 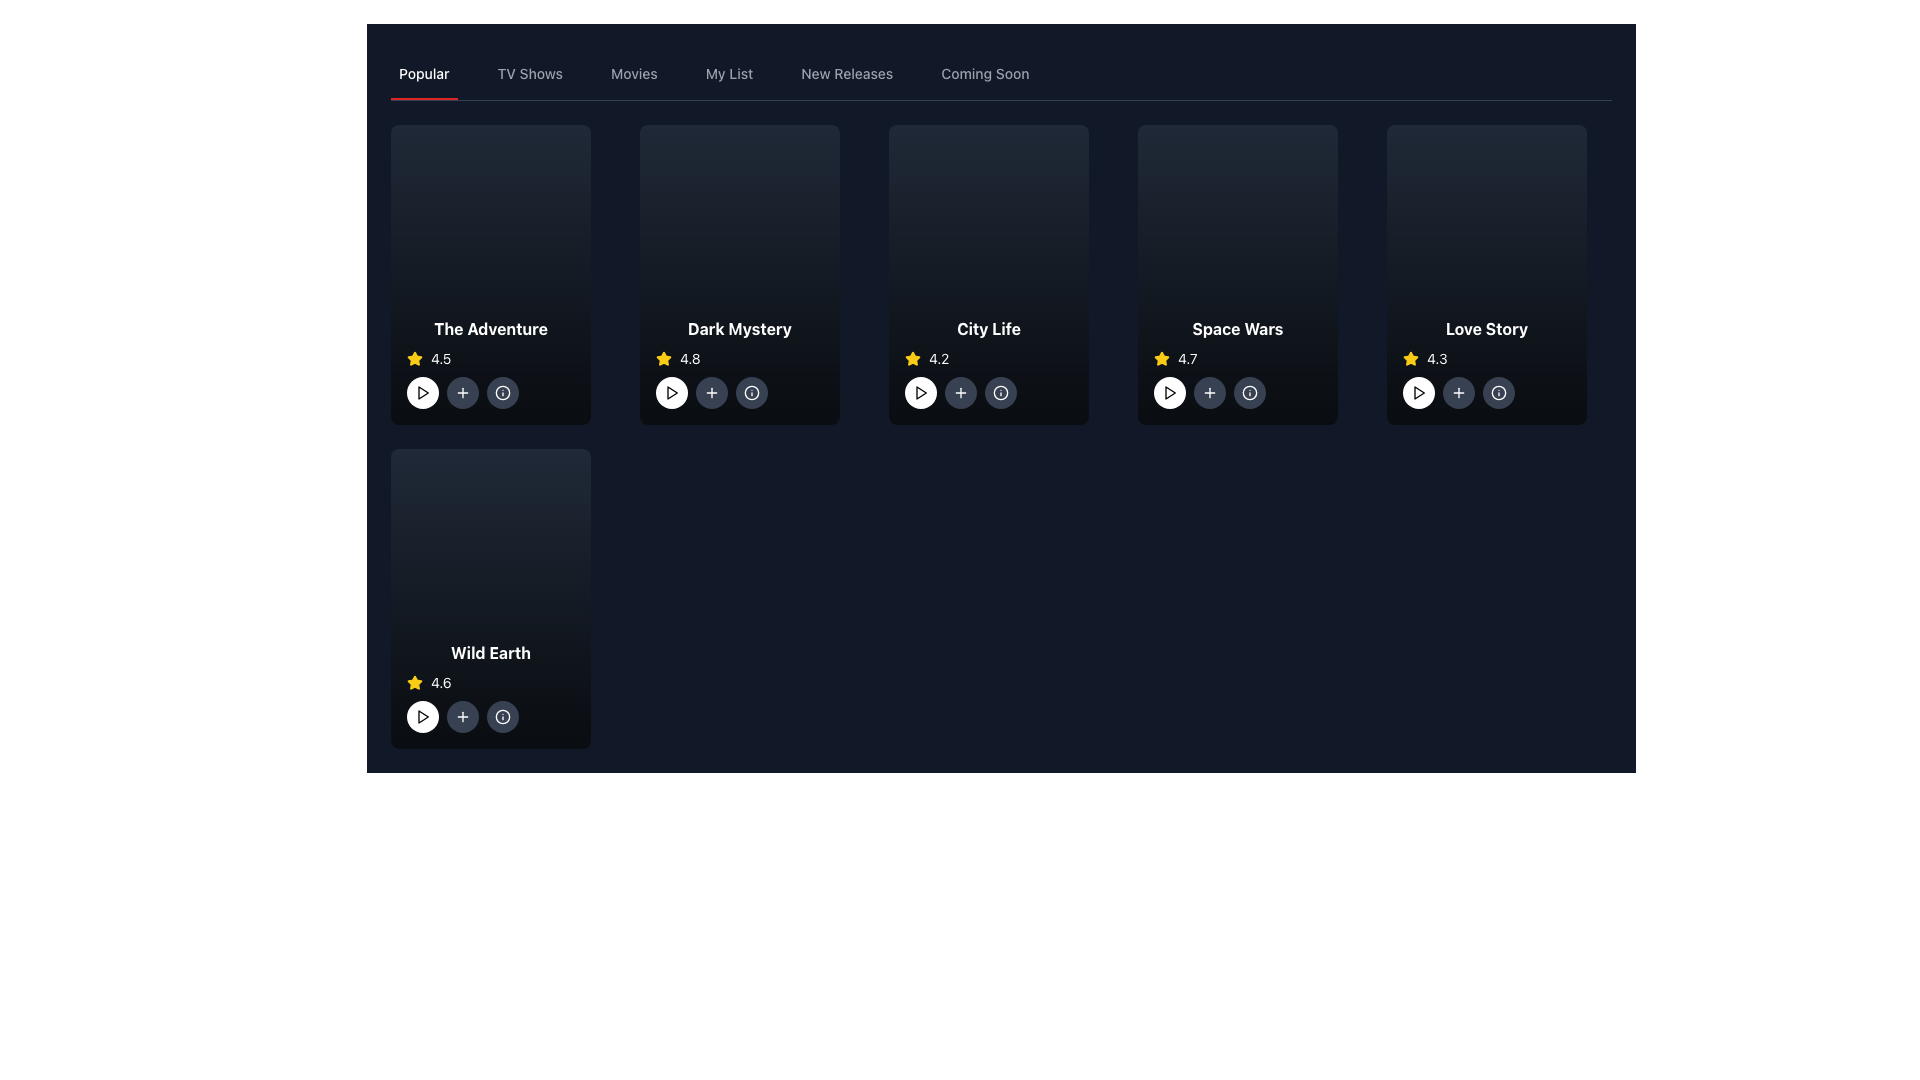 What do you see at coordinates (503, 716) in the screenshot?
I see `the informational button located at the bottom-right sector of the 'Wild Earth' card, next` at bounding box center [503, 716].